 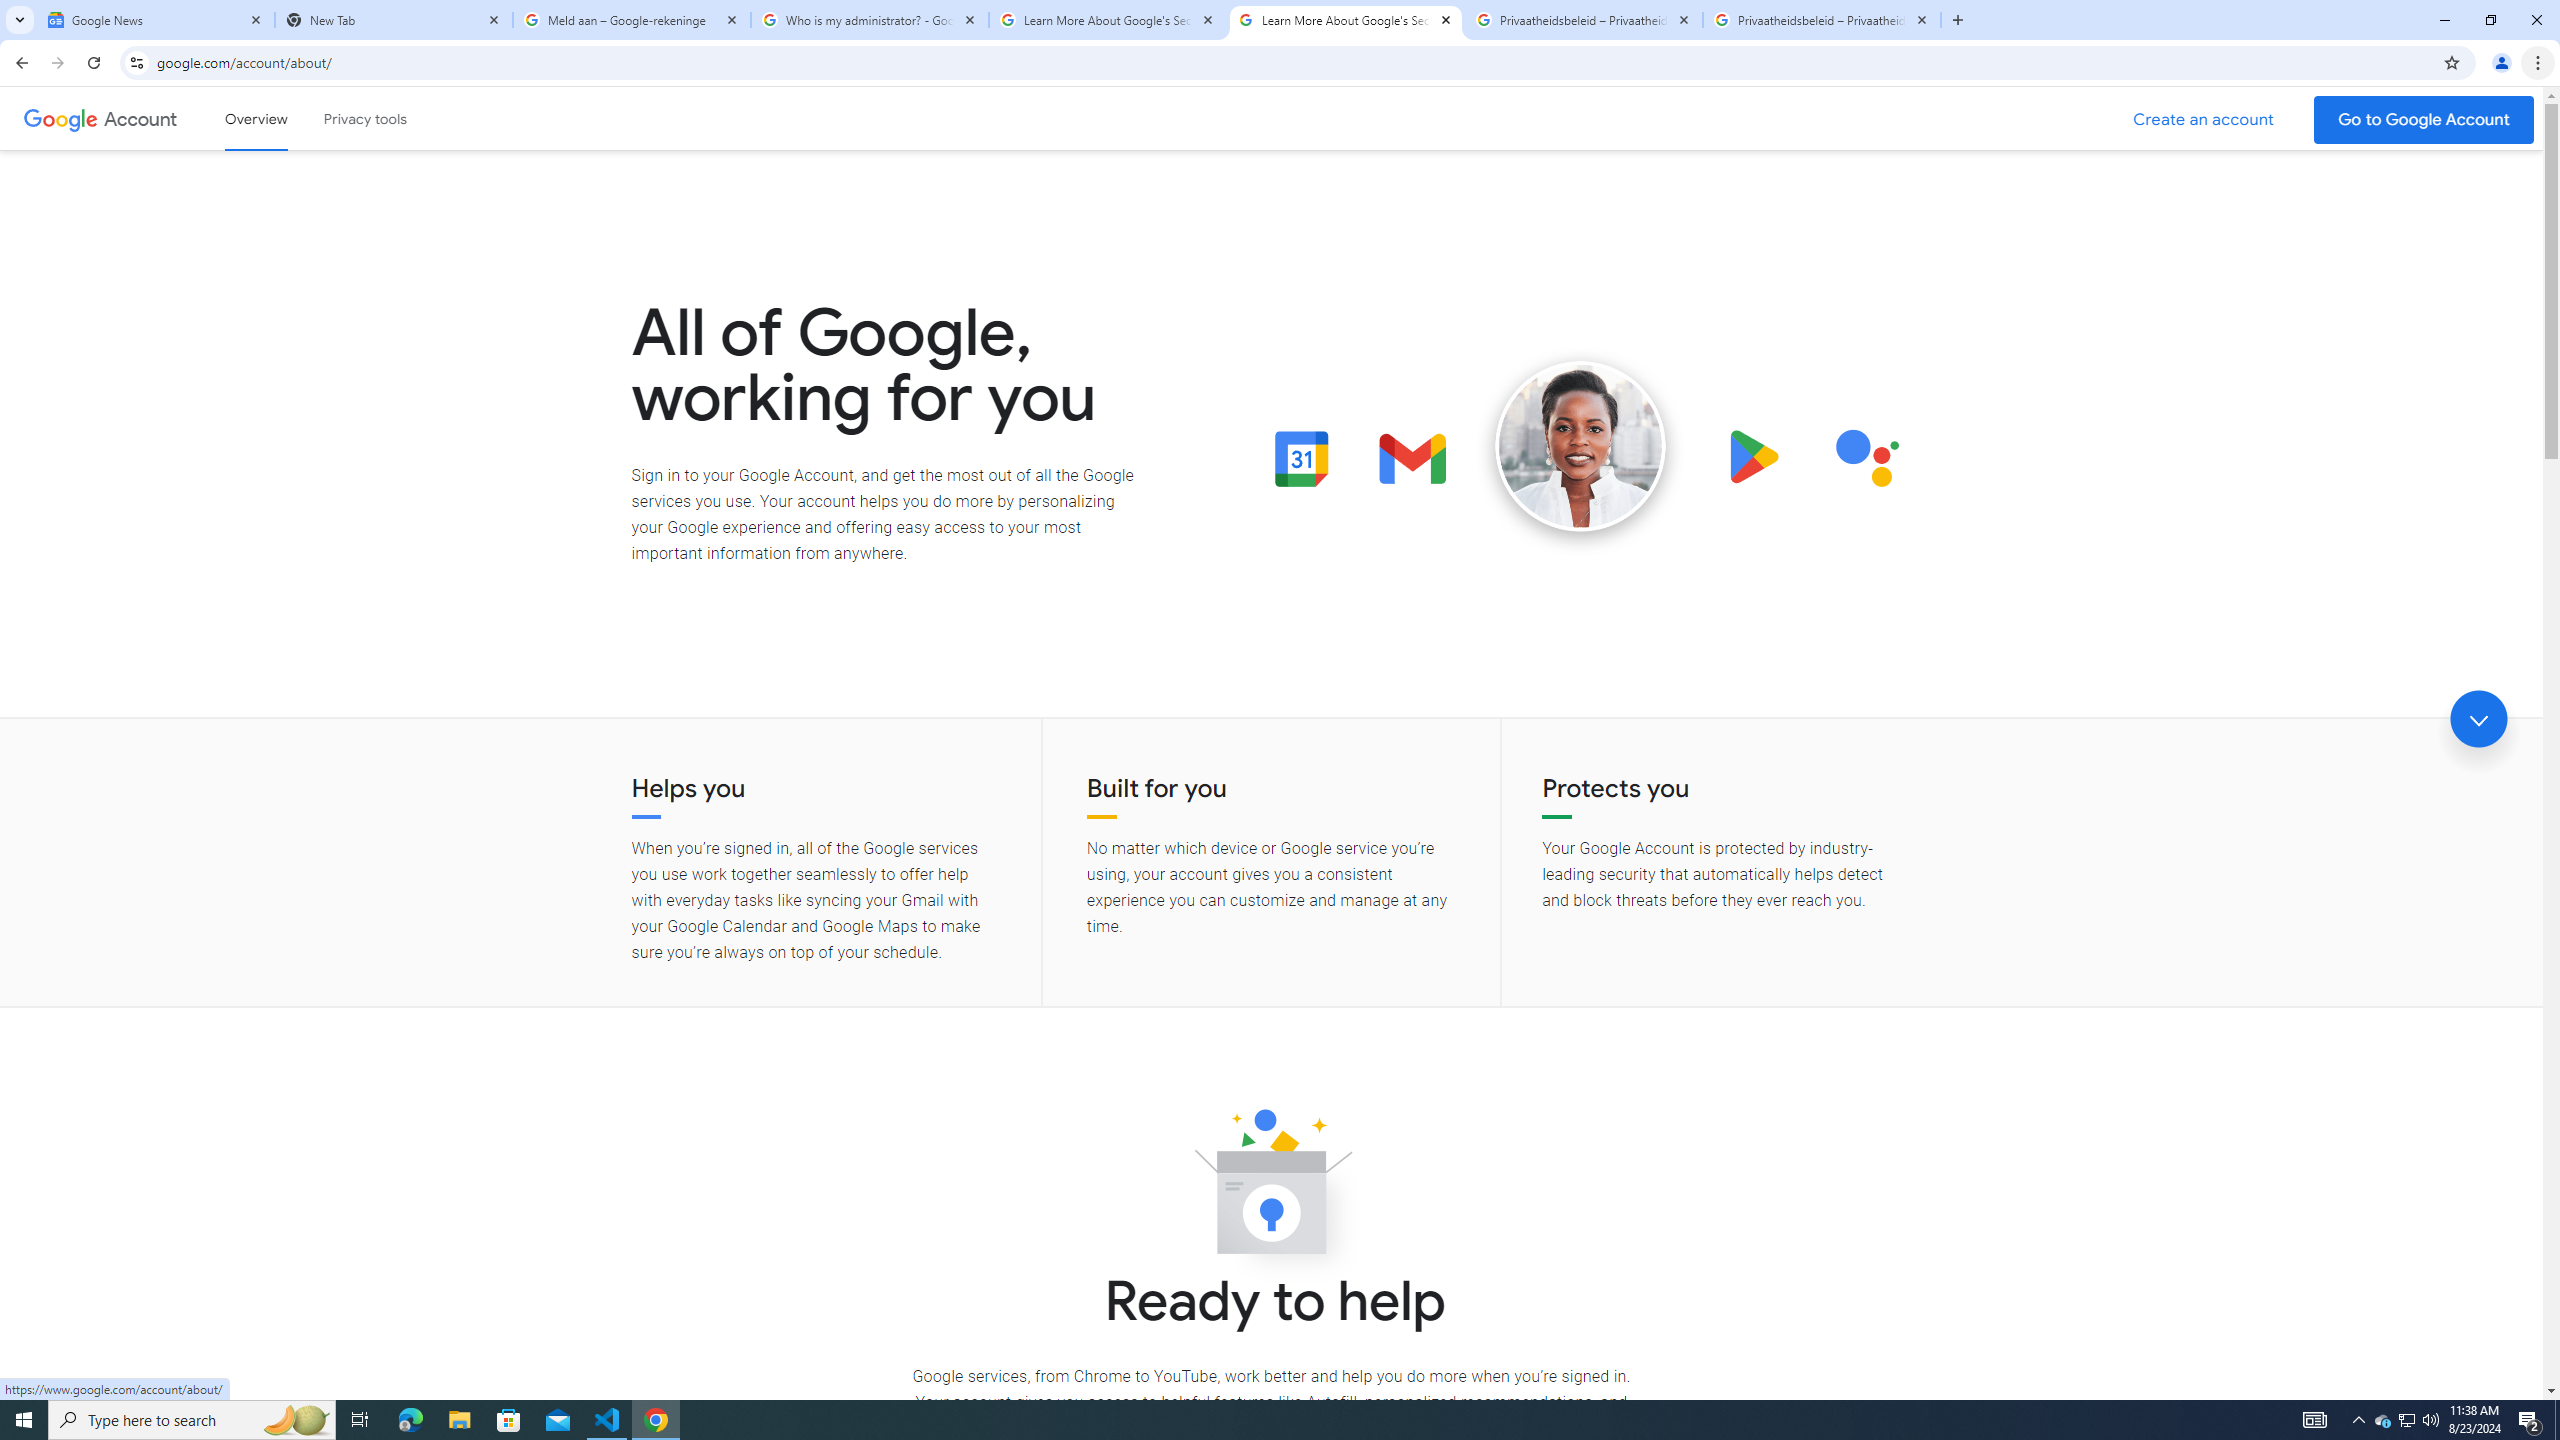 What do you see at coordinates (2424, 119) in the screenshot?
I see `'Go to your Google Account'` at bounding box center [2424, 119].